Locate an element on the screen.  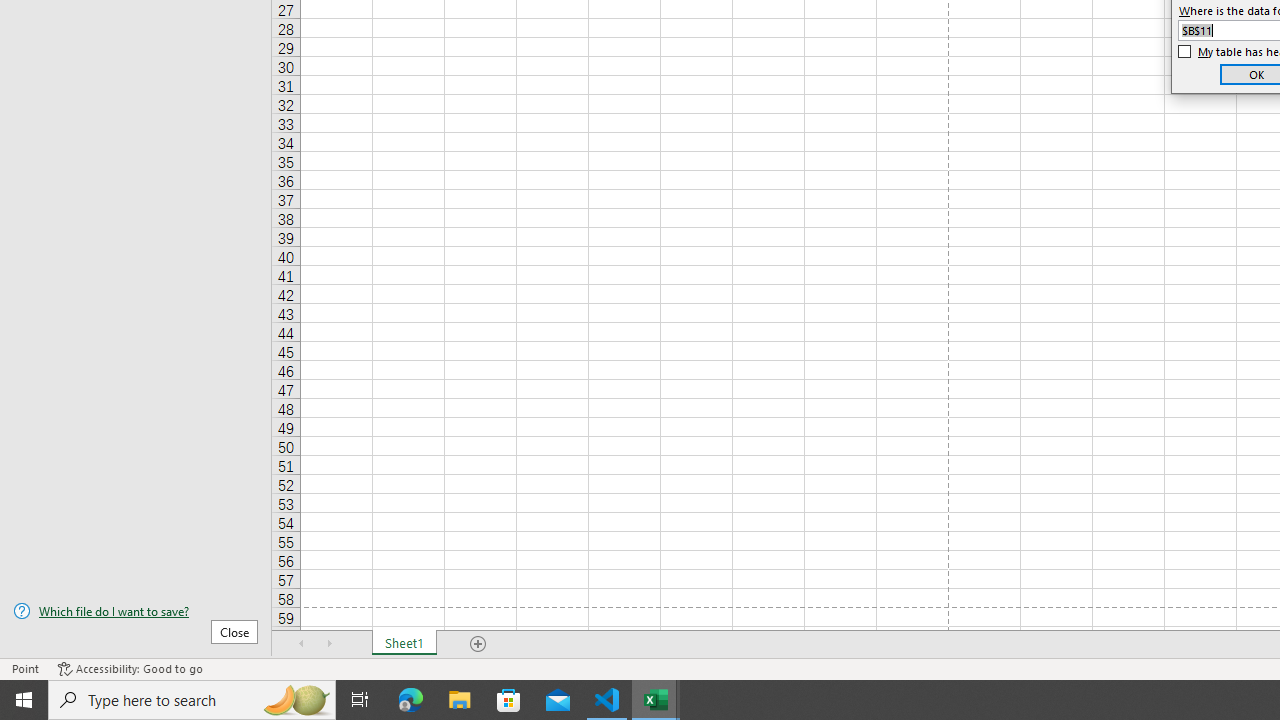
'Microsoft Edge' is located at coordinates (410, 698).